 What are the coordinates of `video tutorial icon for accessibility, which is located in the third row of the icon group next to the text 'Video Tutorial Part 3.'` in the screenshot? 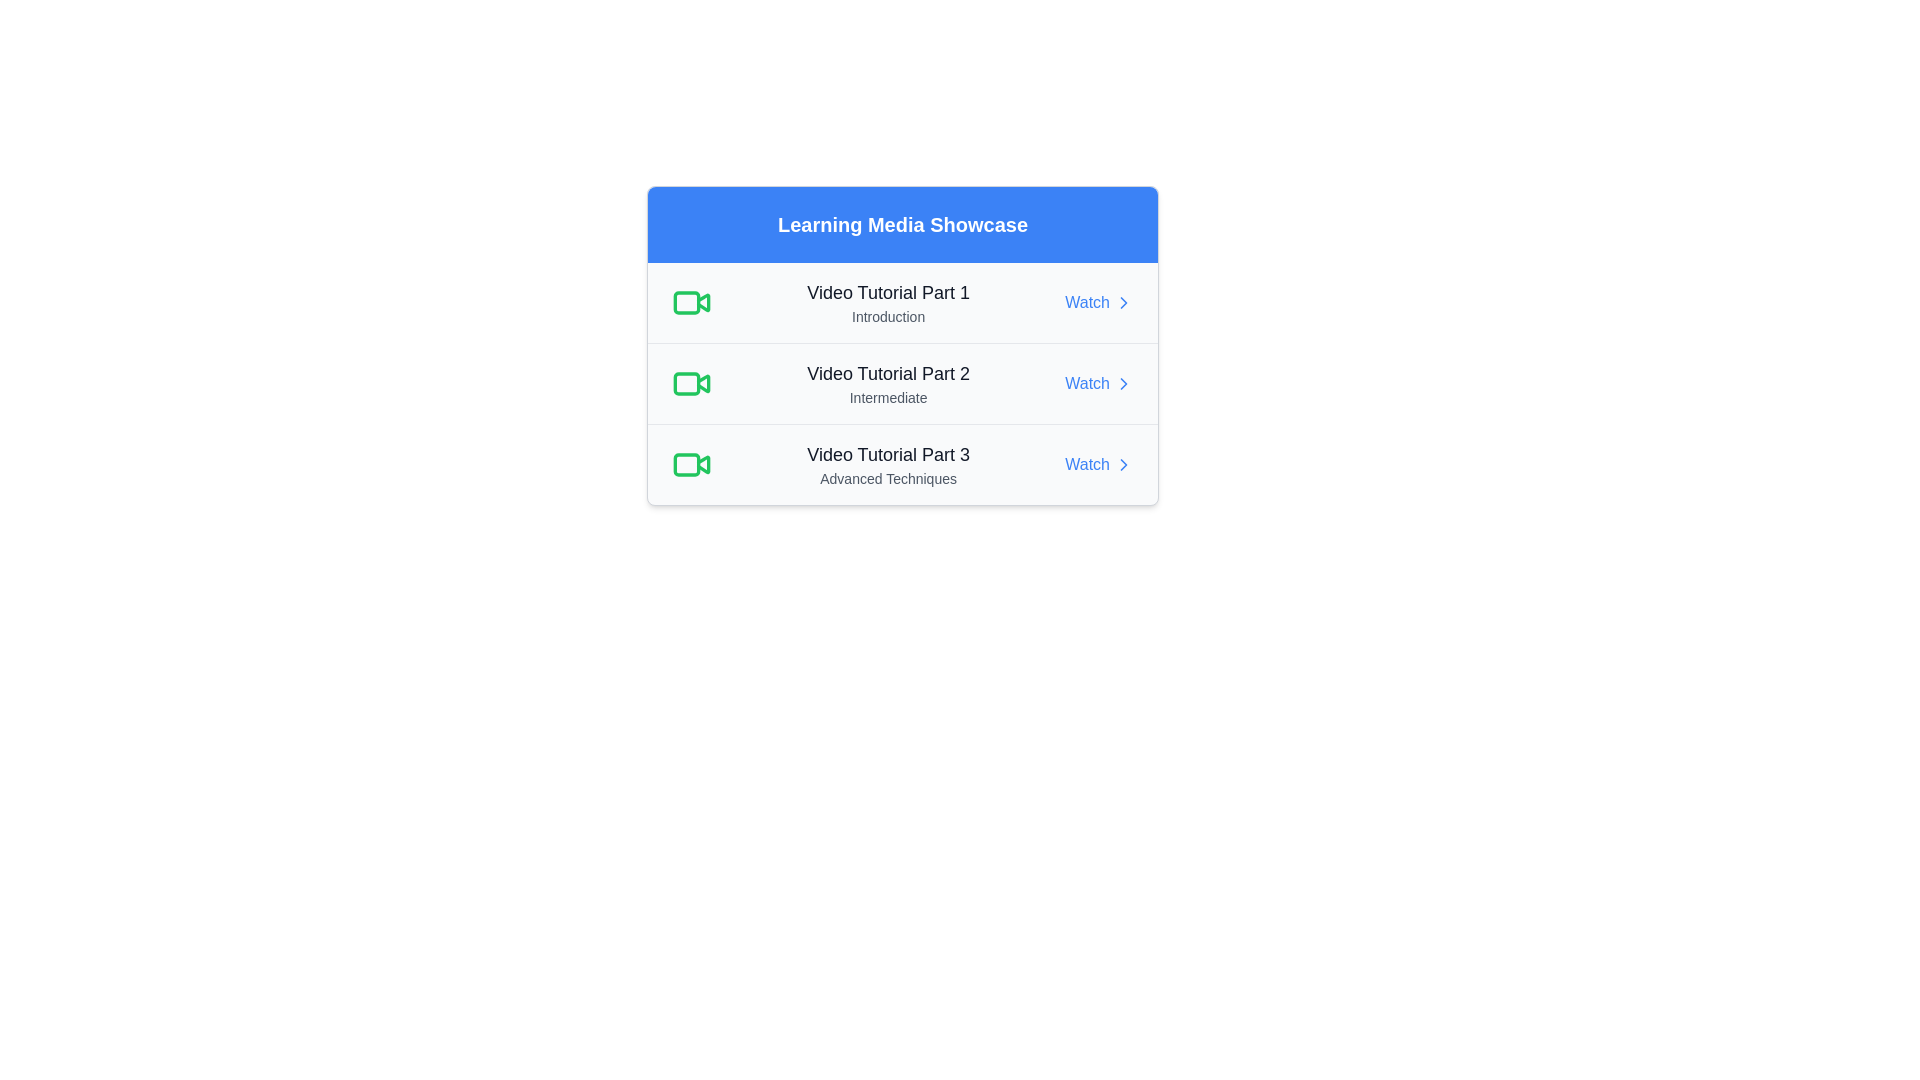 It's located at (686, 465).